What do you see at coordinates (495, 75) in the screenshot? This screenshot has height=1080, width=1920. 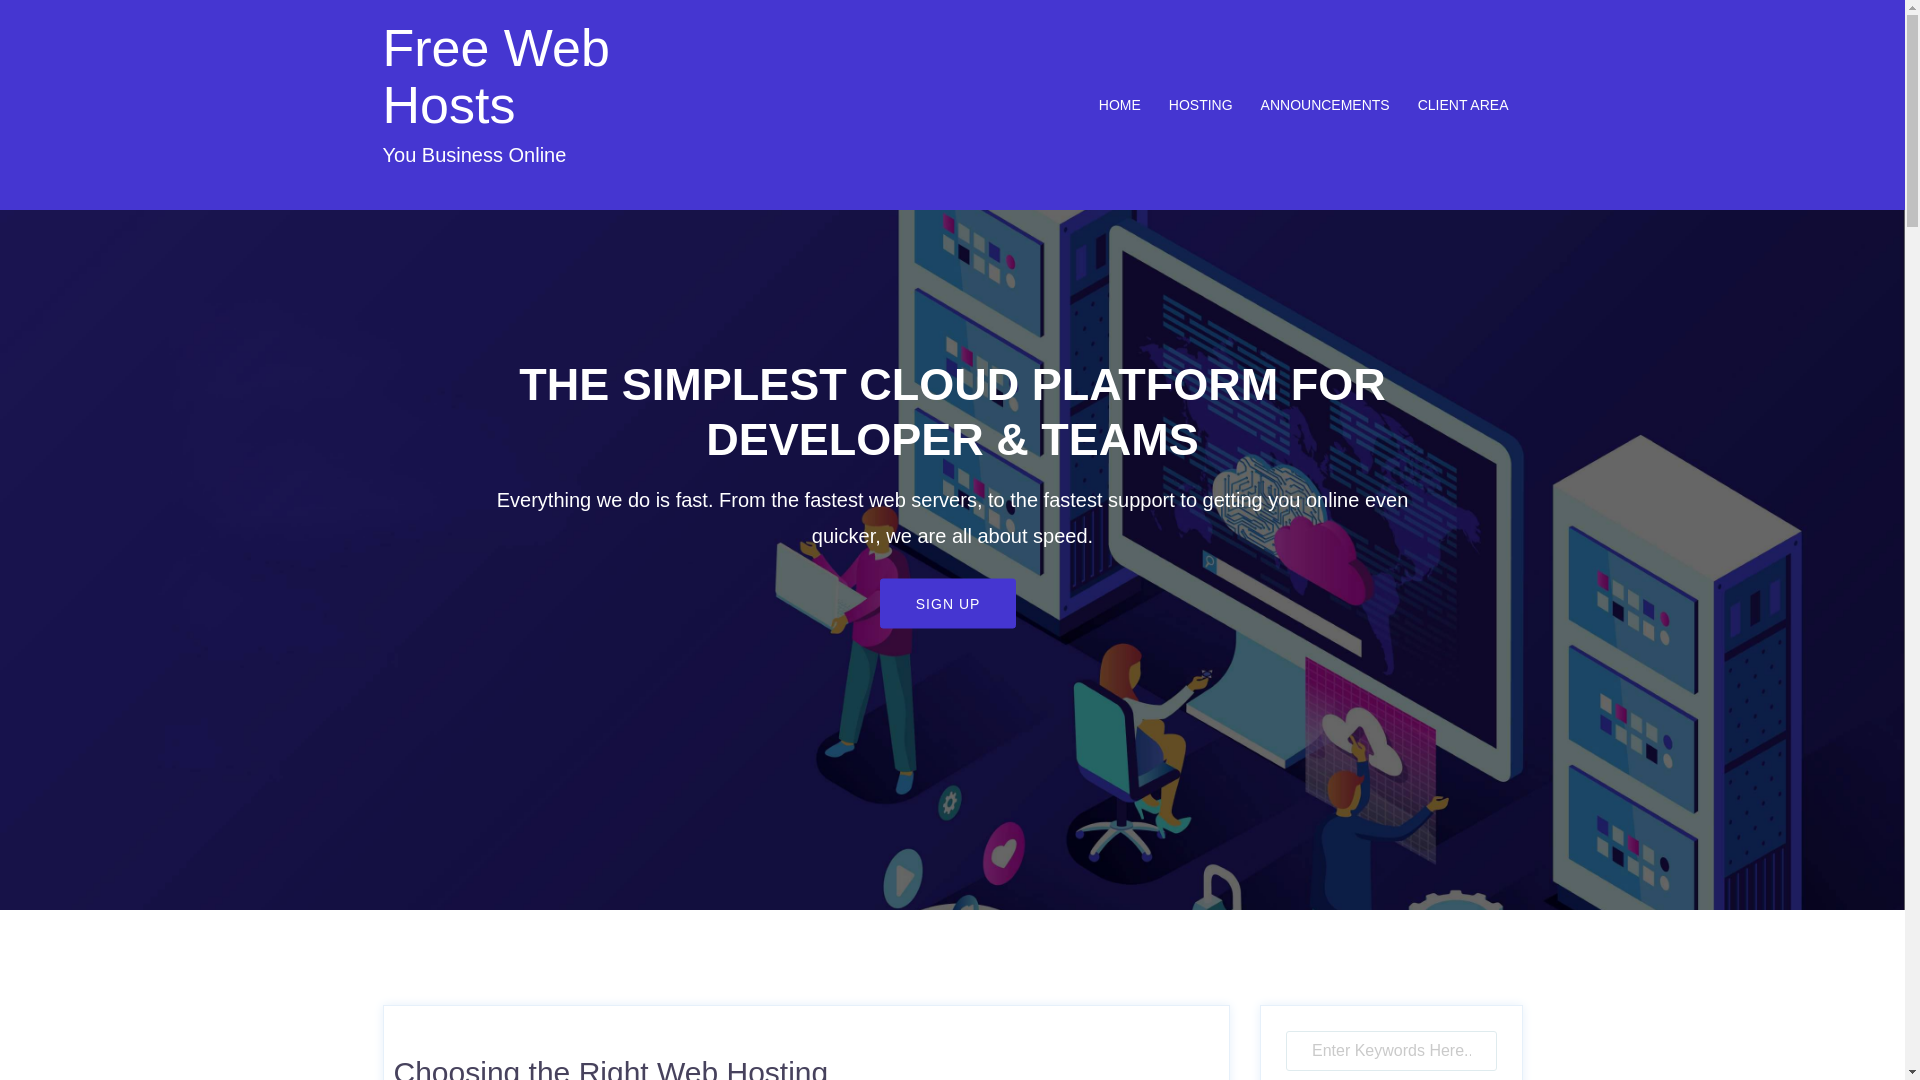 I see `'Free Web Hosts'` at bounding box center [495, 75].